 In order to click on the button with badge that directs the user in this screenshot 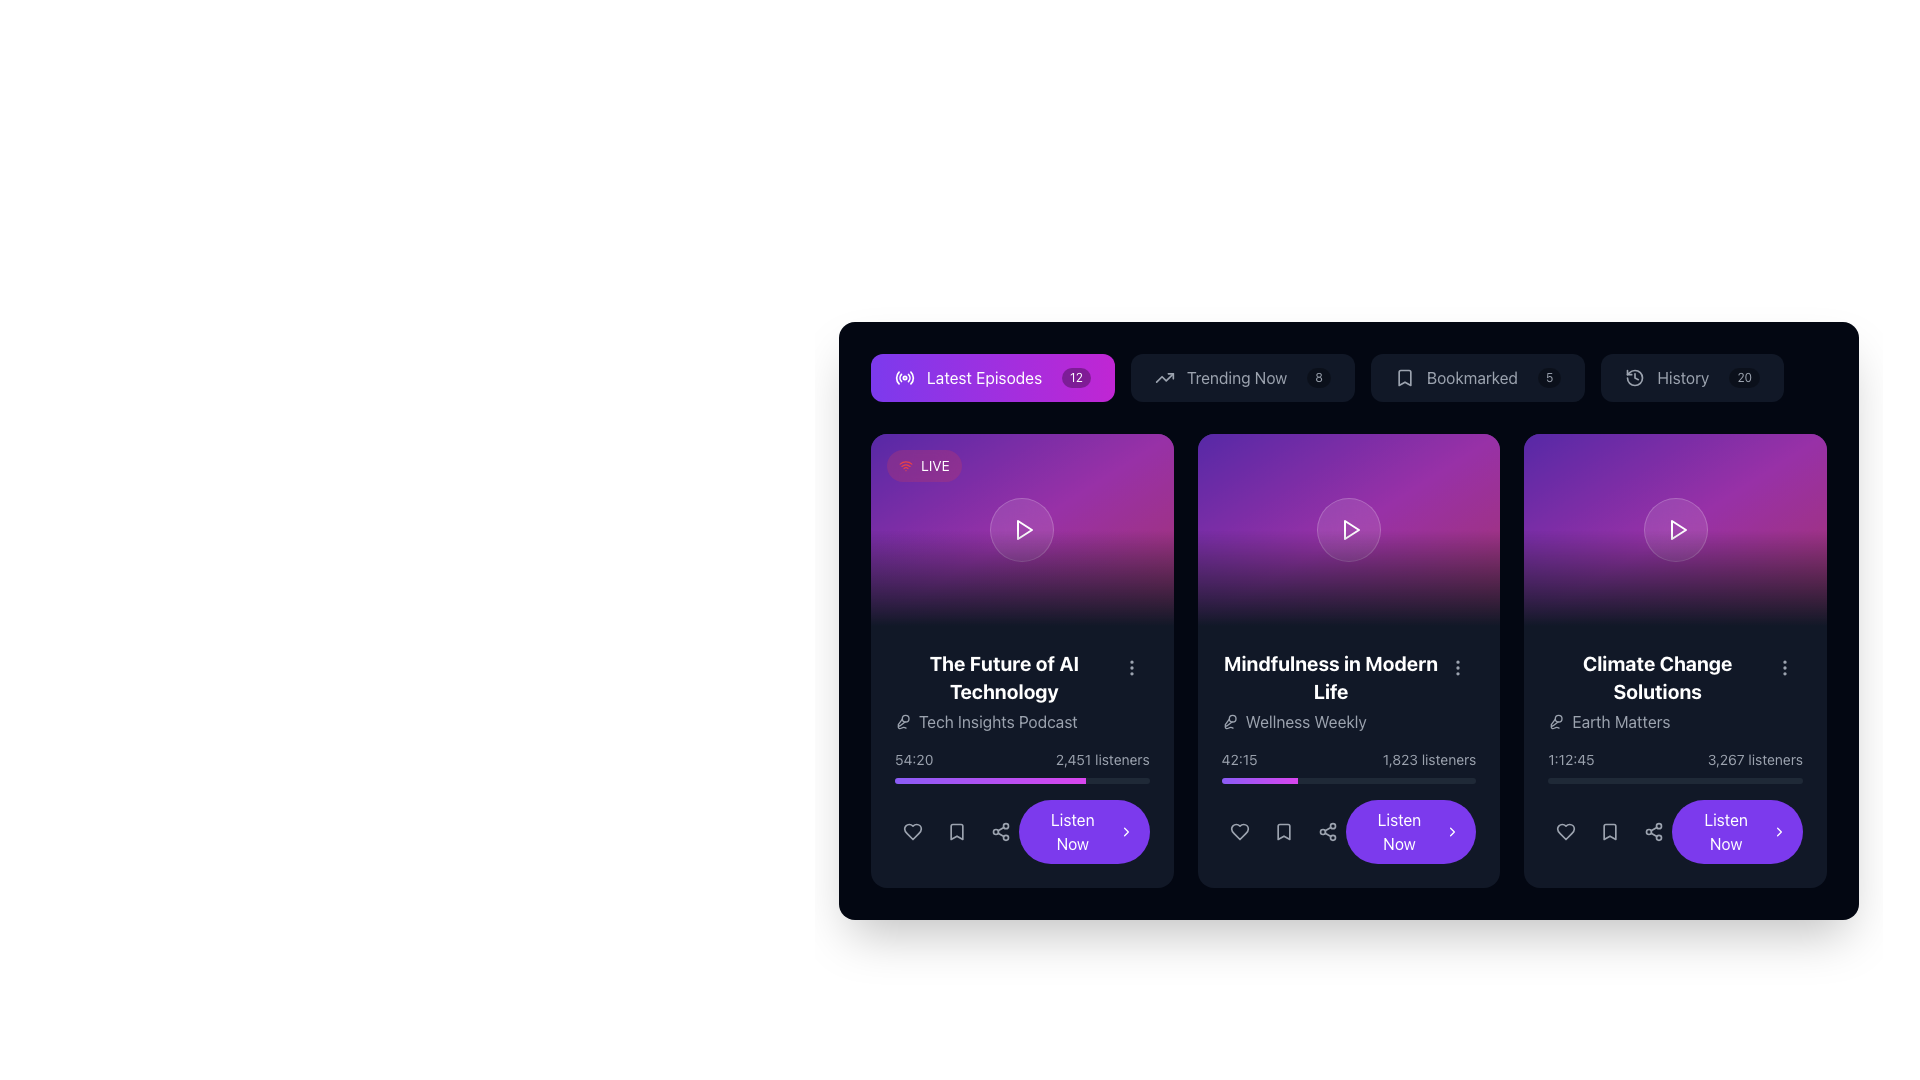, I will do `click(1478, 378)`.